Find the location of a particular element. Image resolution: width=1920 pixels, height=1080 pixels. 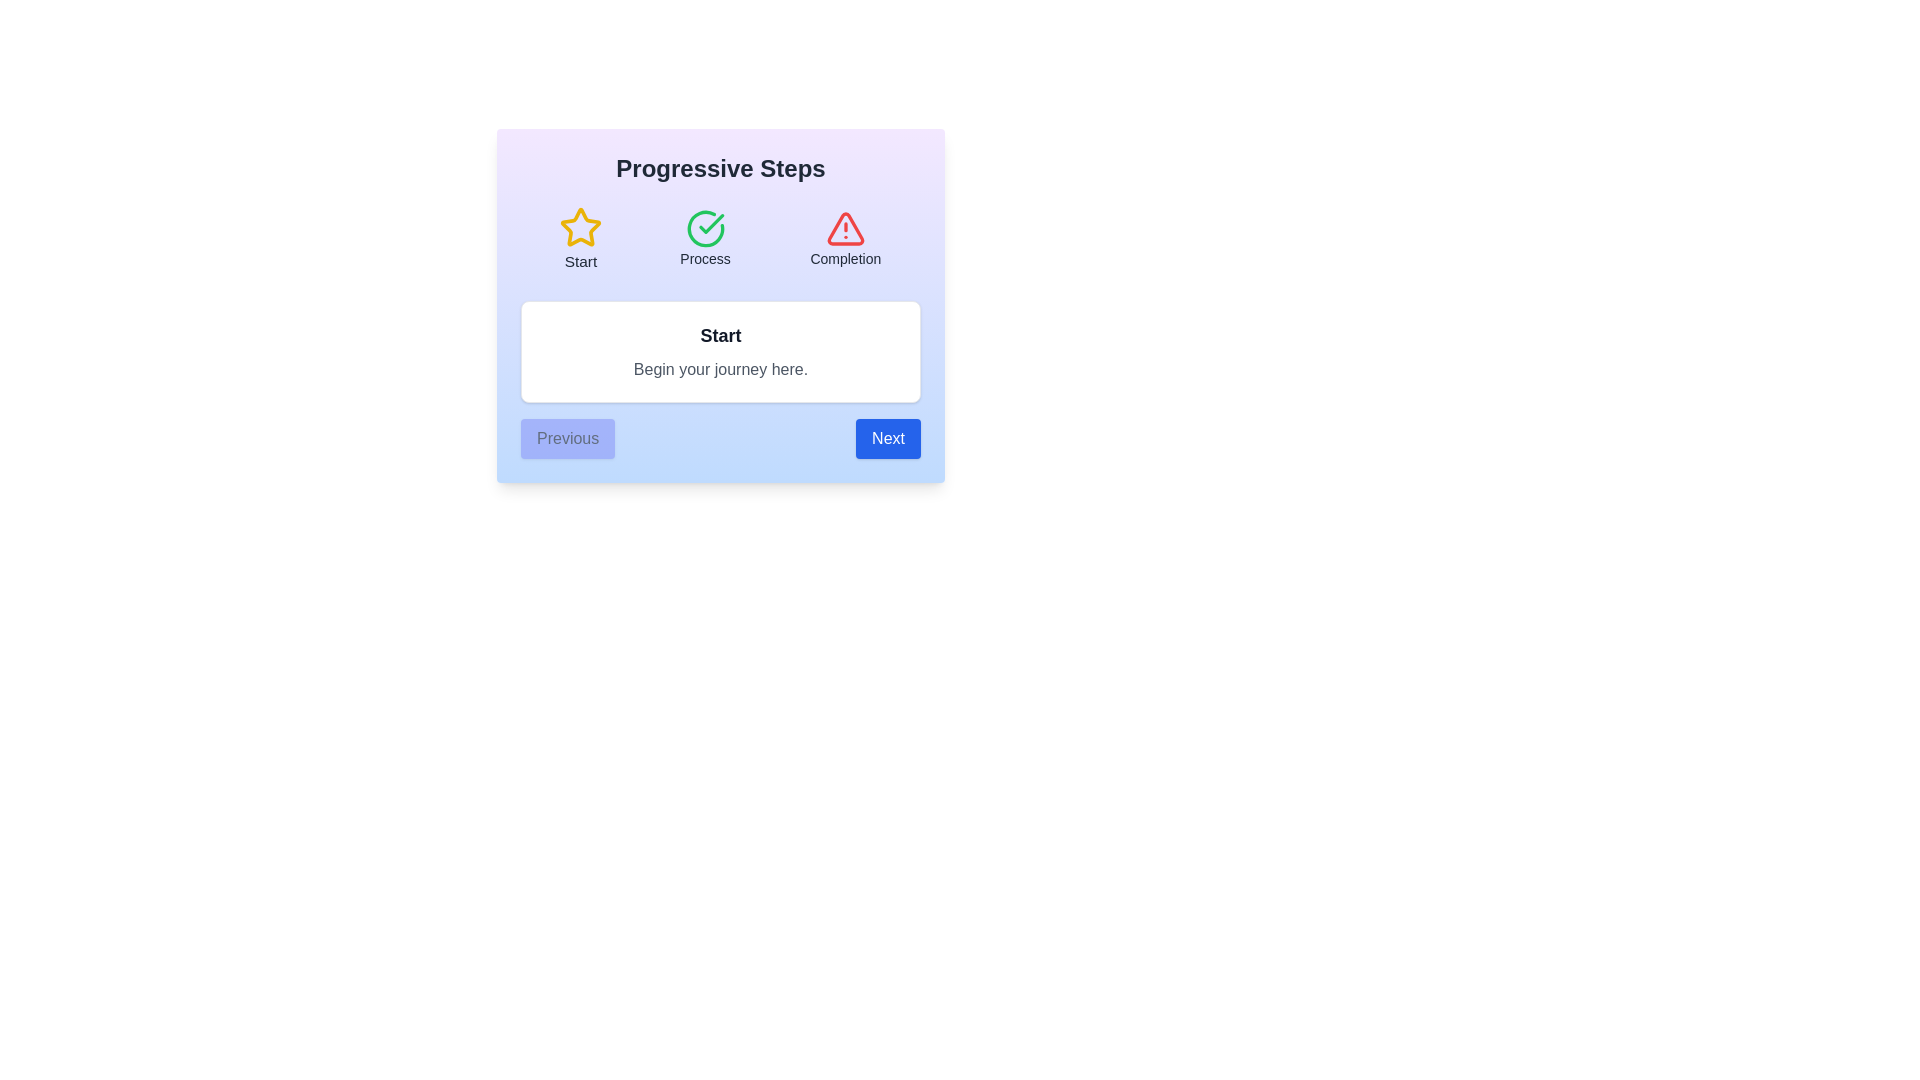

the stage button corresponding to Process is located at coordinates (705, 238).